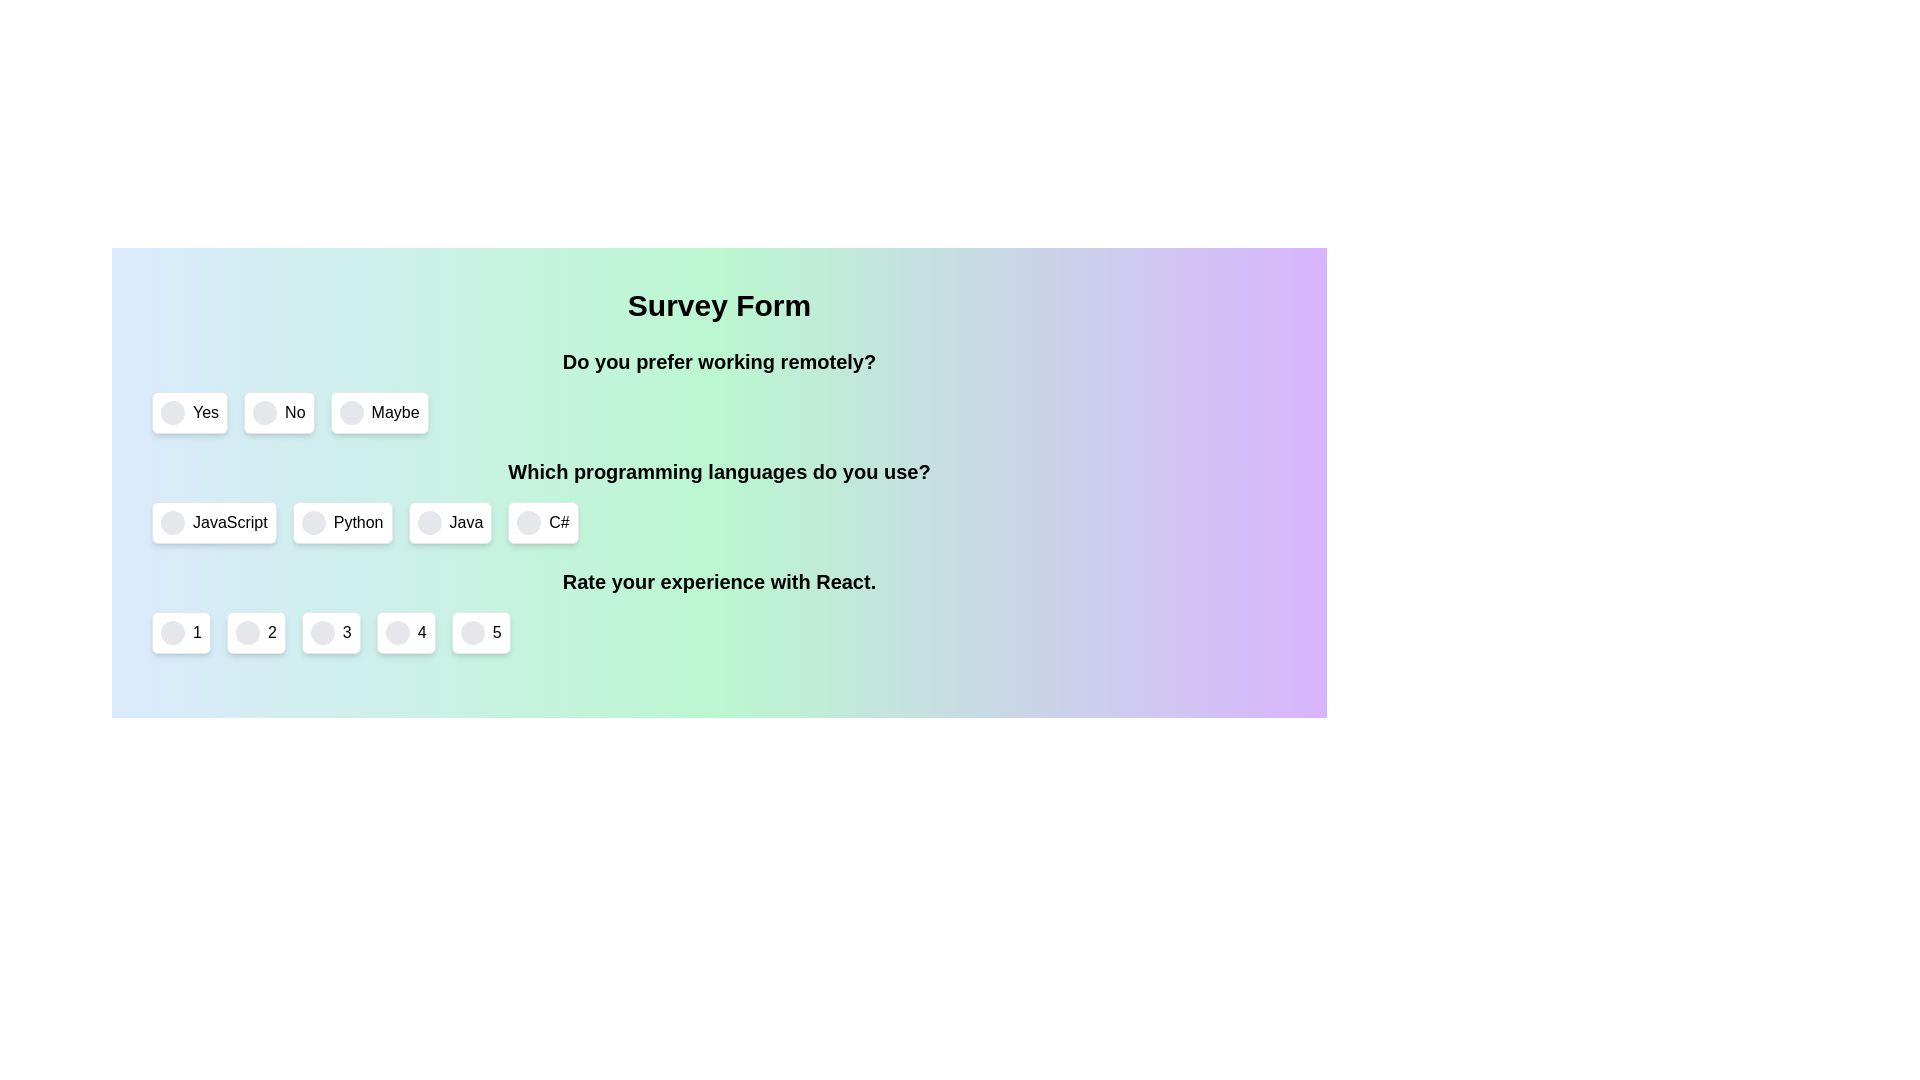 Image resolution: width=1920 pixels, height=1080 pixels. Describe the element at coordinates (358, 522) in the screenshot. I see `the 'Python' label in the option group under 'Which programming languages do you use?'` at that location.